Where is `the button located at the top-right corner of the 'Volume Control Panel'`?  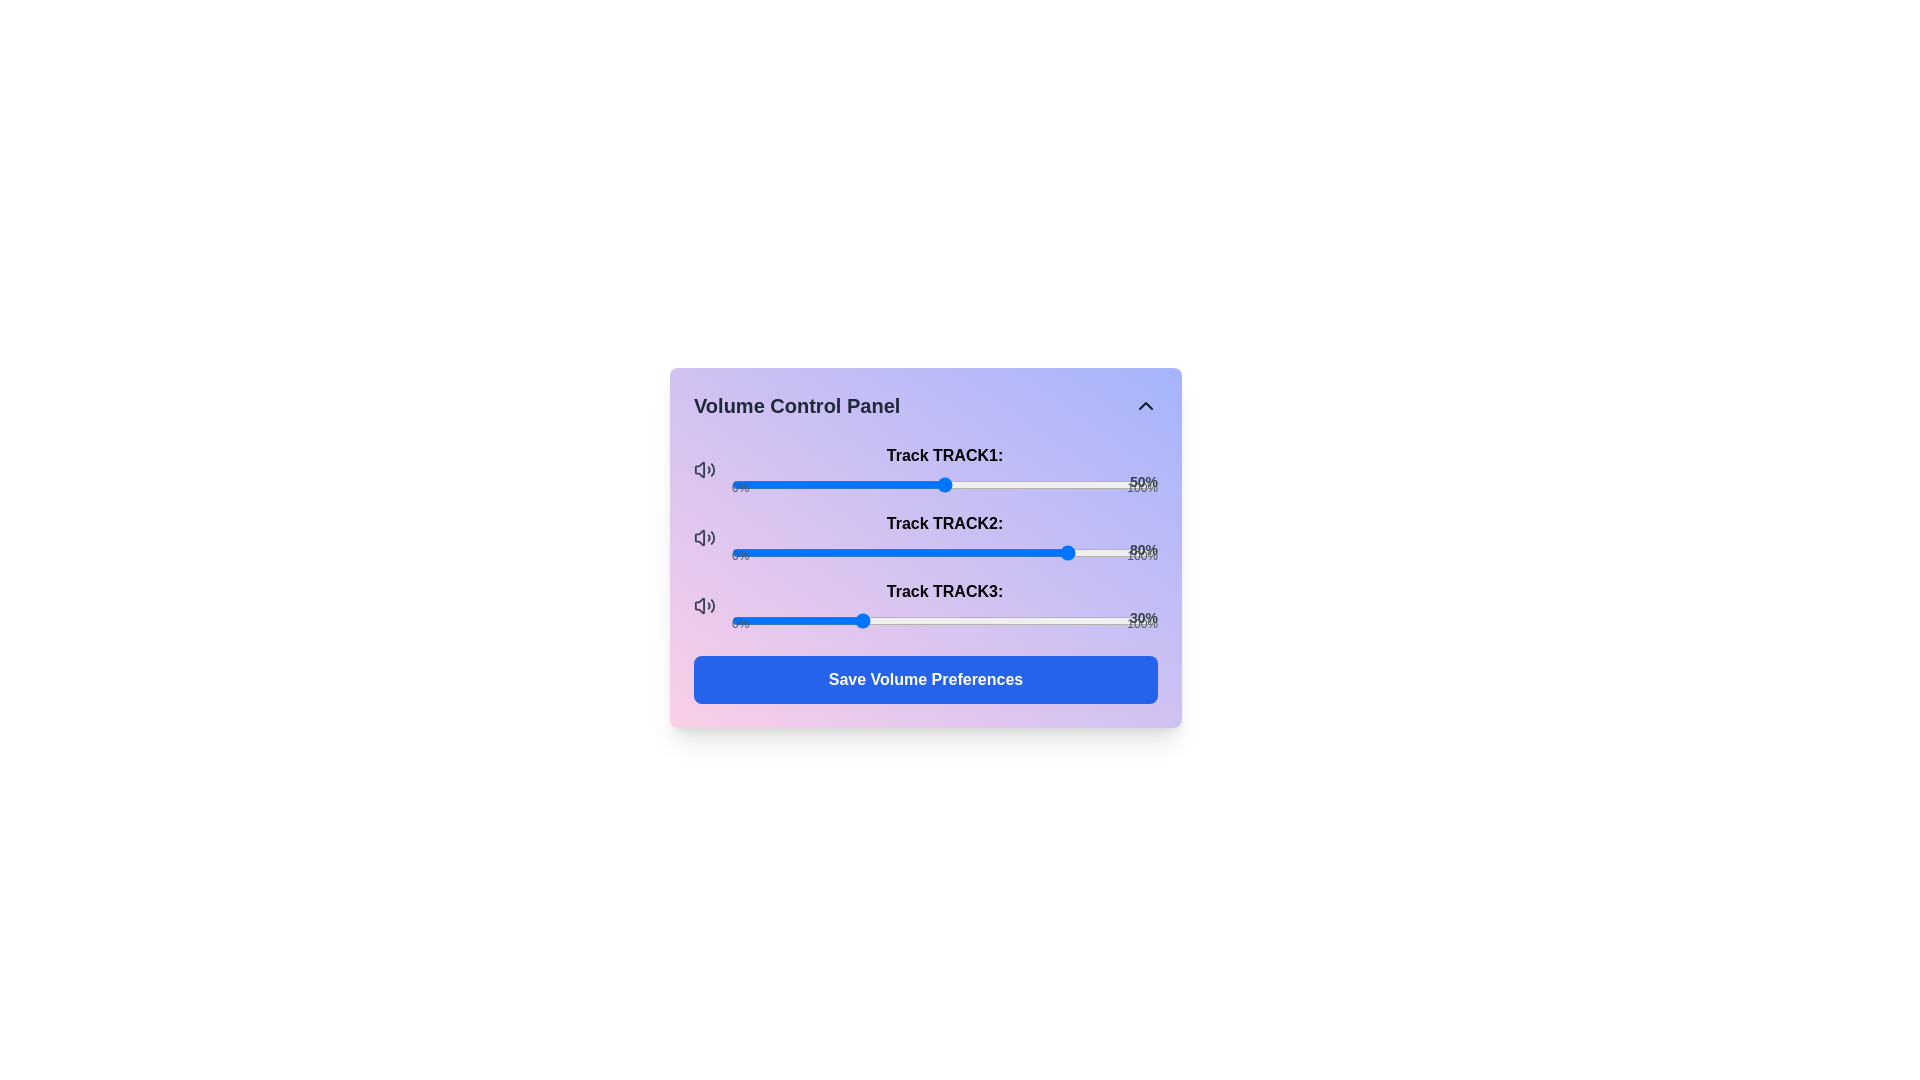 the button located at the top-right corner of the 'Volume Control Panel' is located at coordinates (1146, 405).